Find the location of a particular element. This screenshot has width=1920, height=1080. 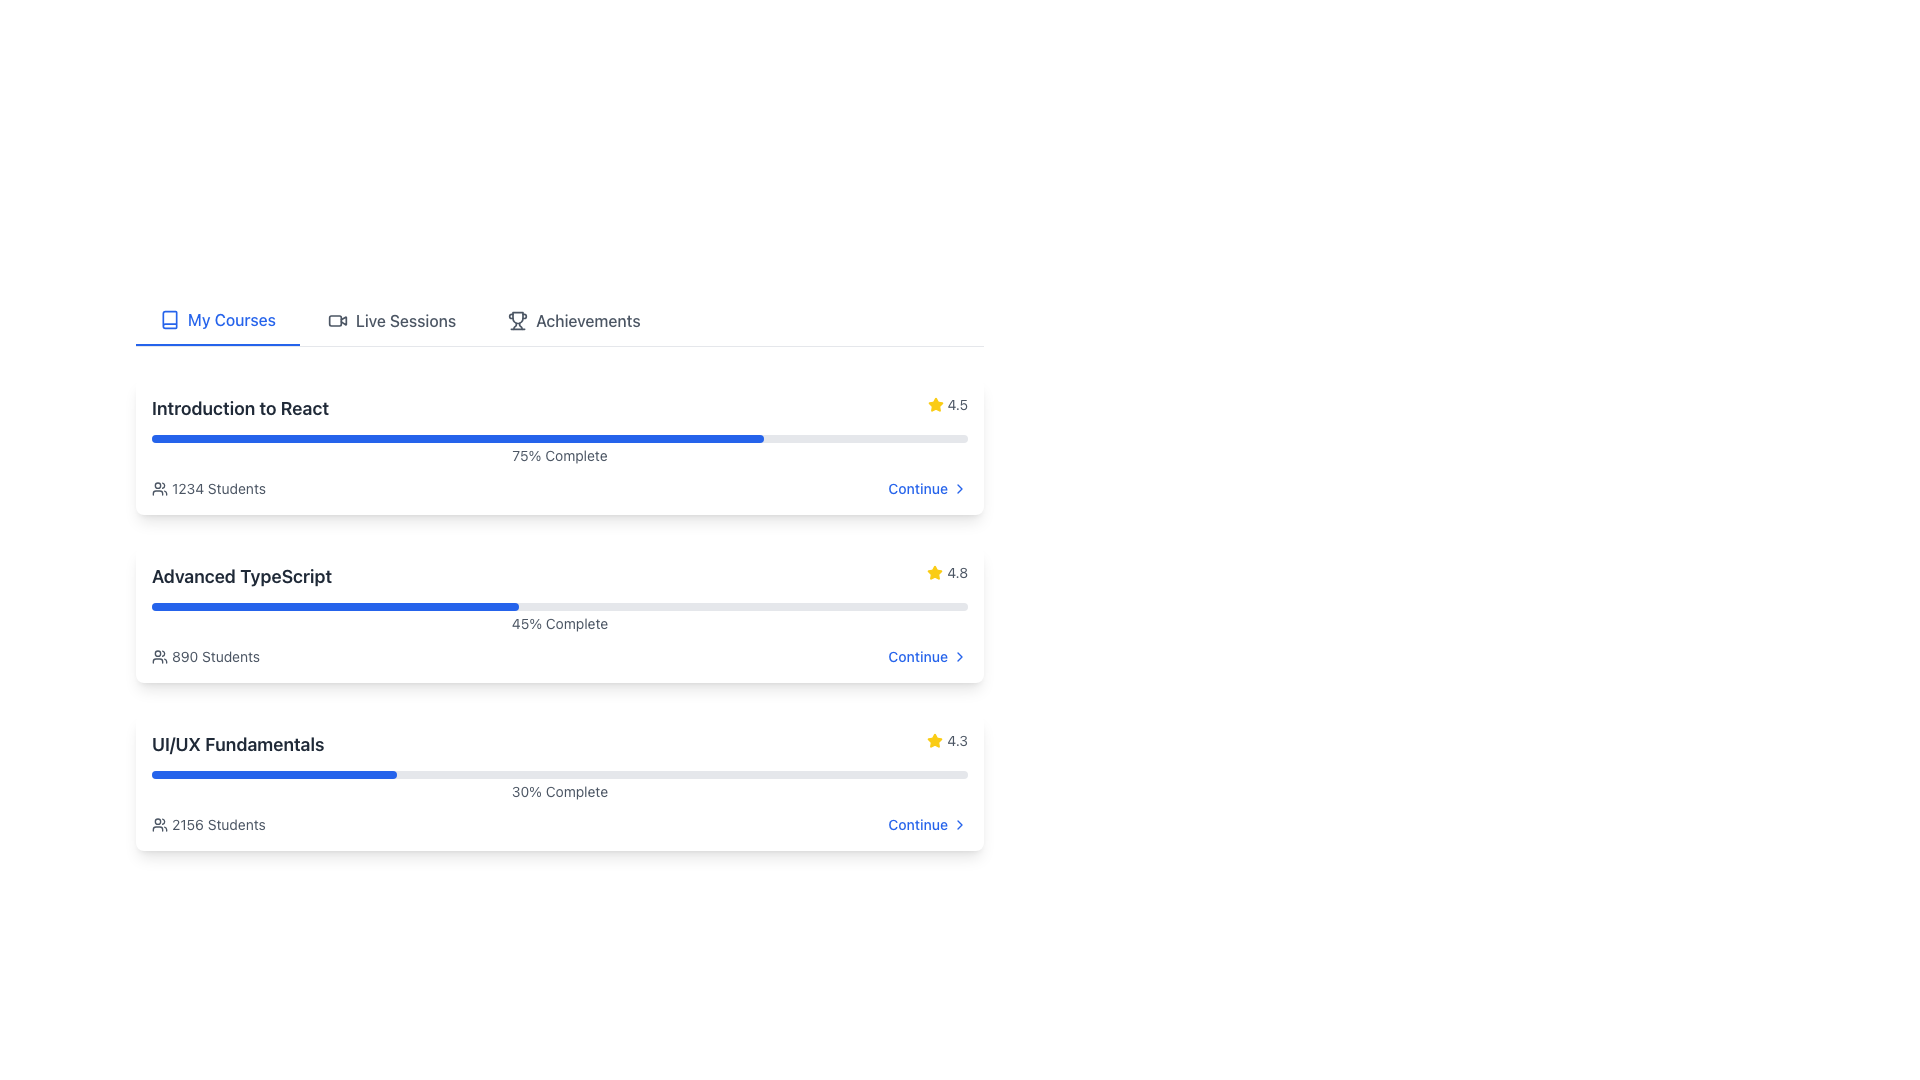

the progress bar located in the 'Advanced TypeScript' section, which visually conveys the course's completion status and is positioned below the text '45% Complete' is located at coordinates (560, 605).